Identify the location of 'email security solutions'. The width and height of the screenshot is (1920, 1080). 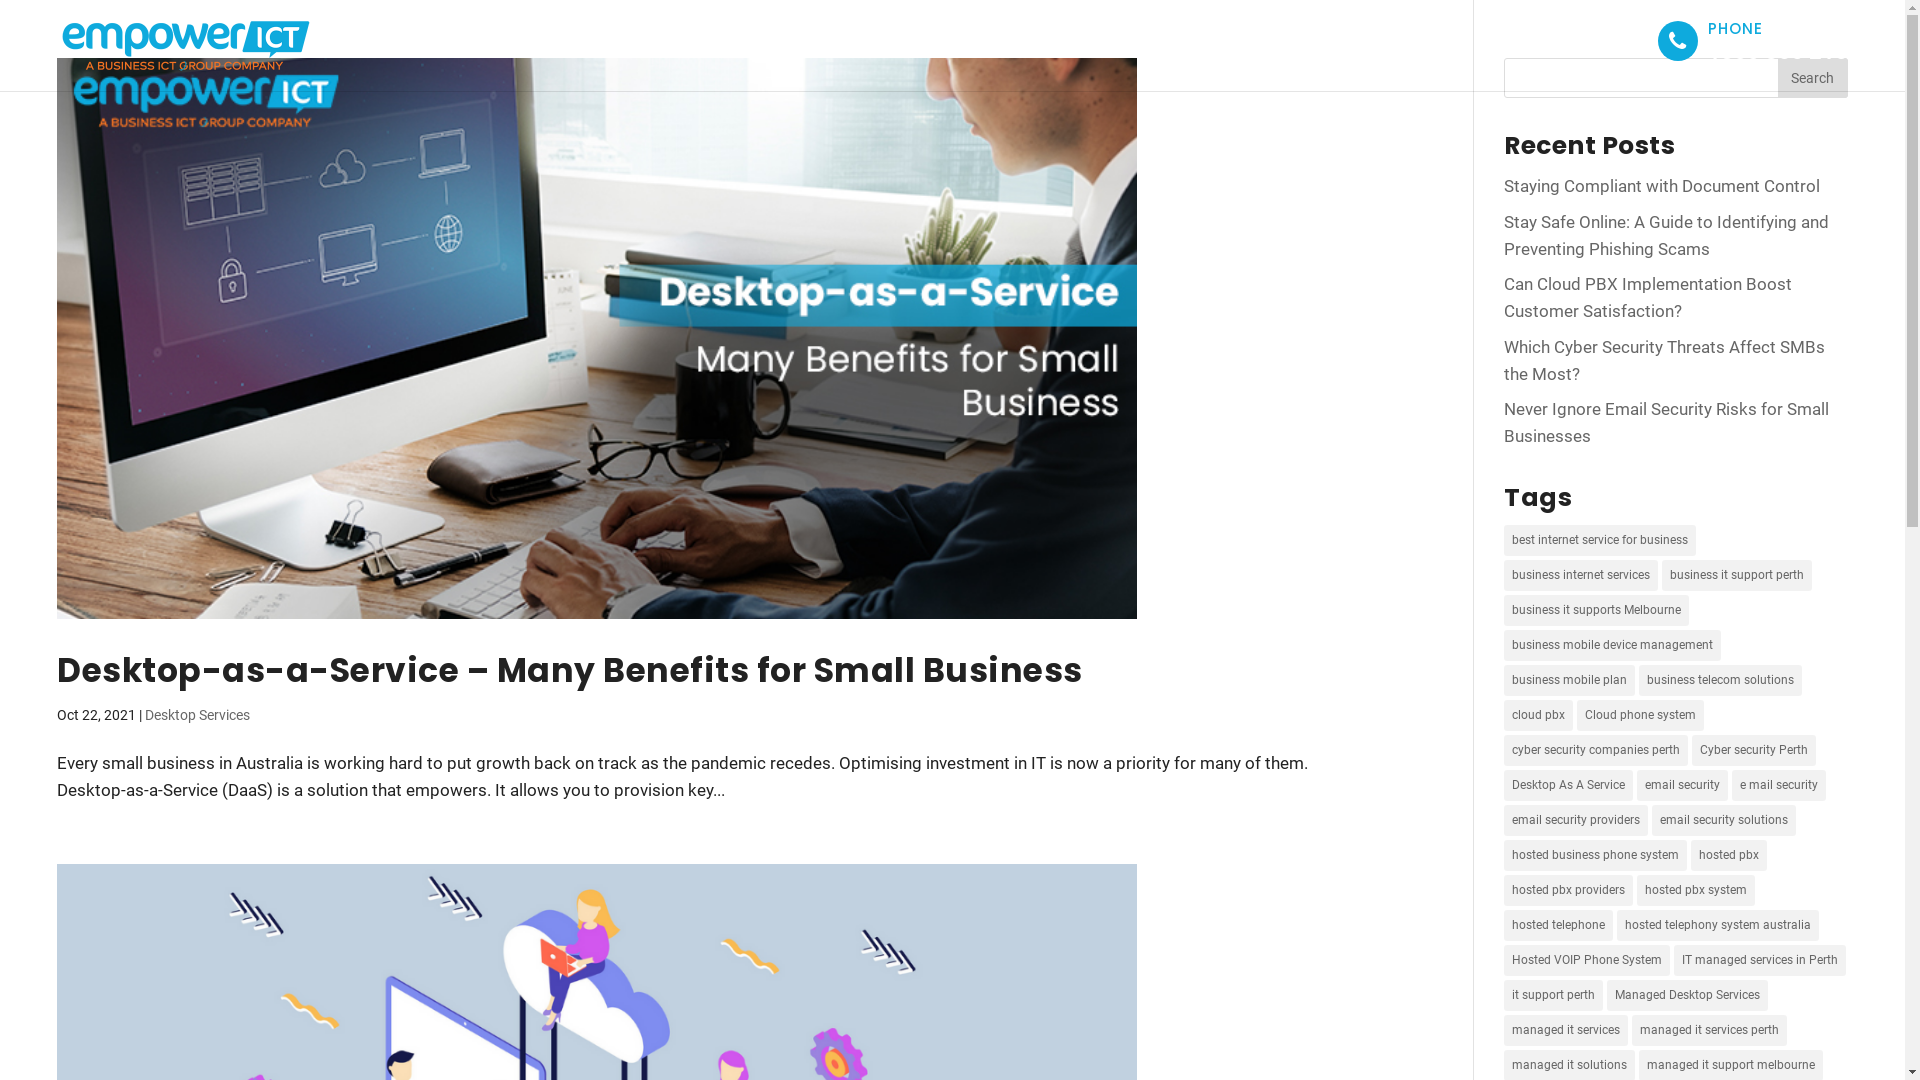
(1722, 820).